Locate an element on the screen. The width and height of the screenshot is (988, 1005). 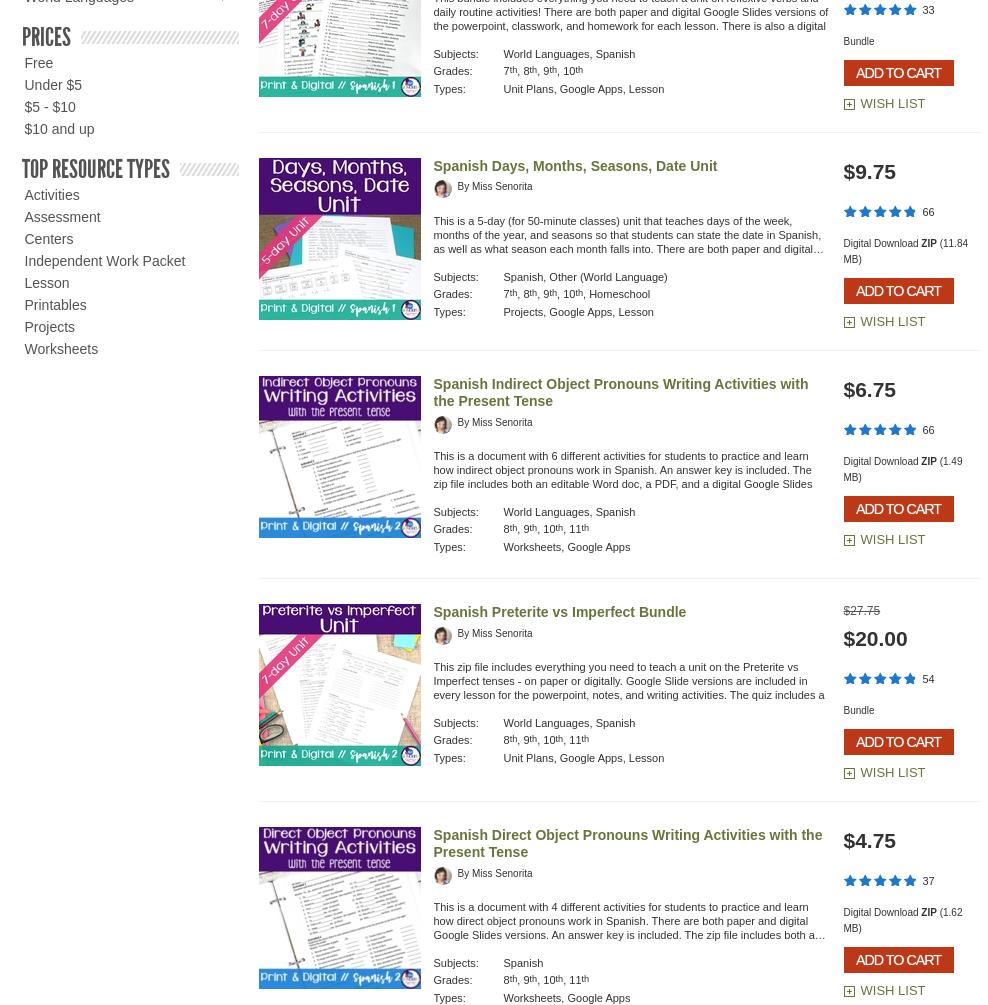
'Assessment' is located at coordinates (61, 215).